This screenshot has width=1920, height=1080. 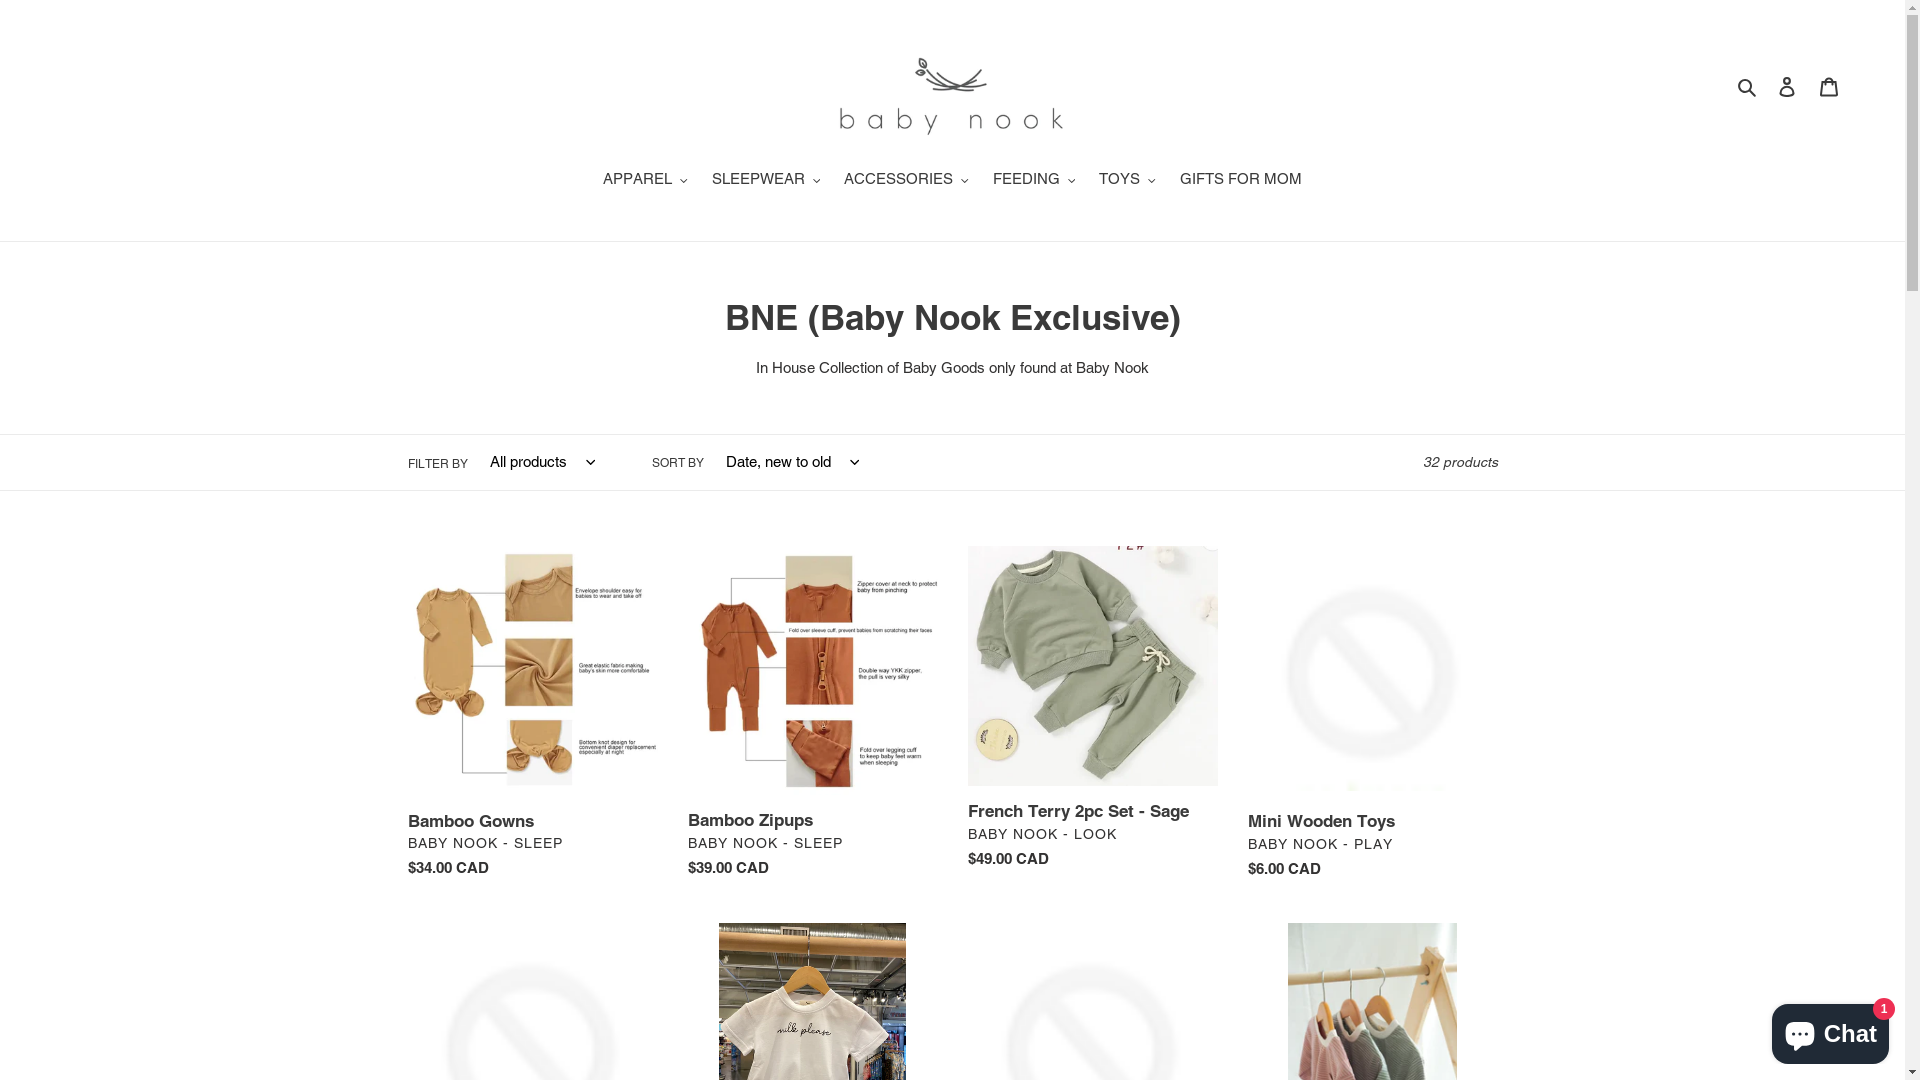 What do you see at coordinates (1240, 181) in the screenshot?
I see `'GIFTS FOR MOM'` at bounding box center [1240, 181].